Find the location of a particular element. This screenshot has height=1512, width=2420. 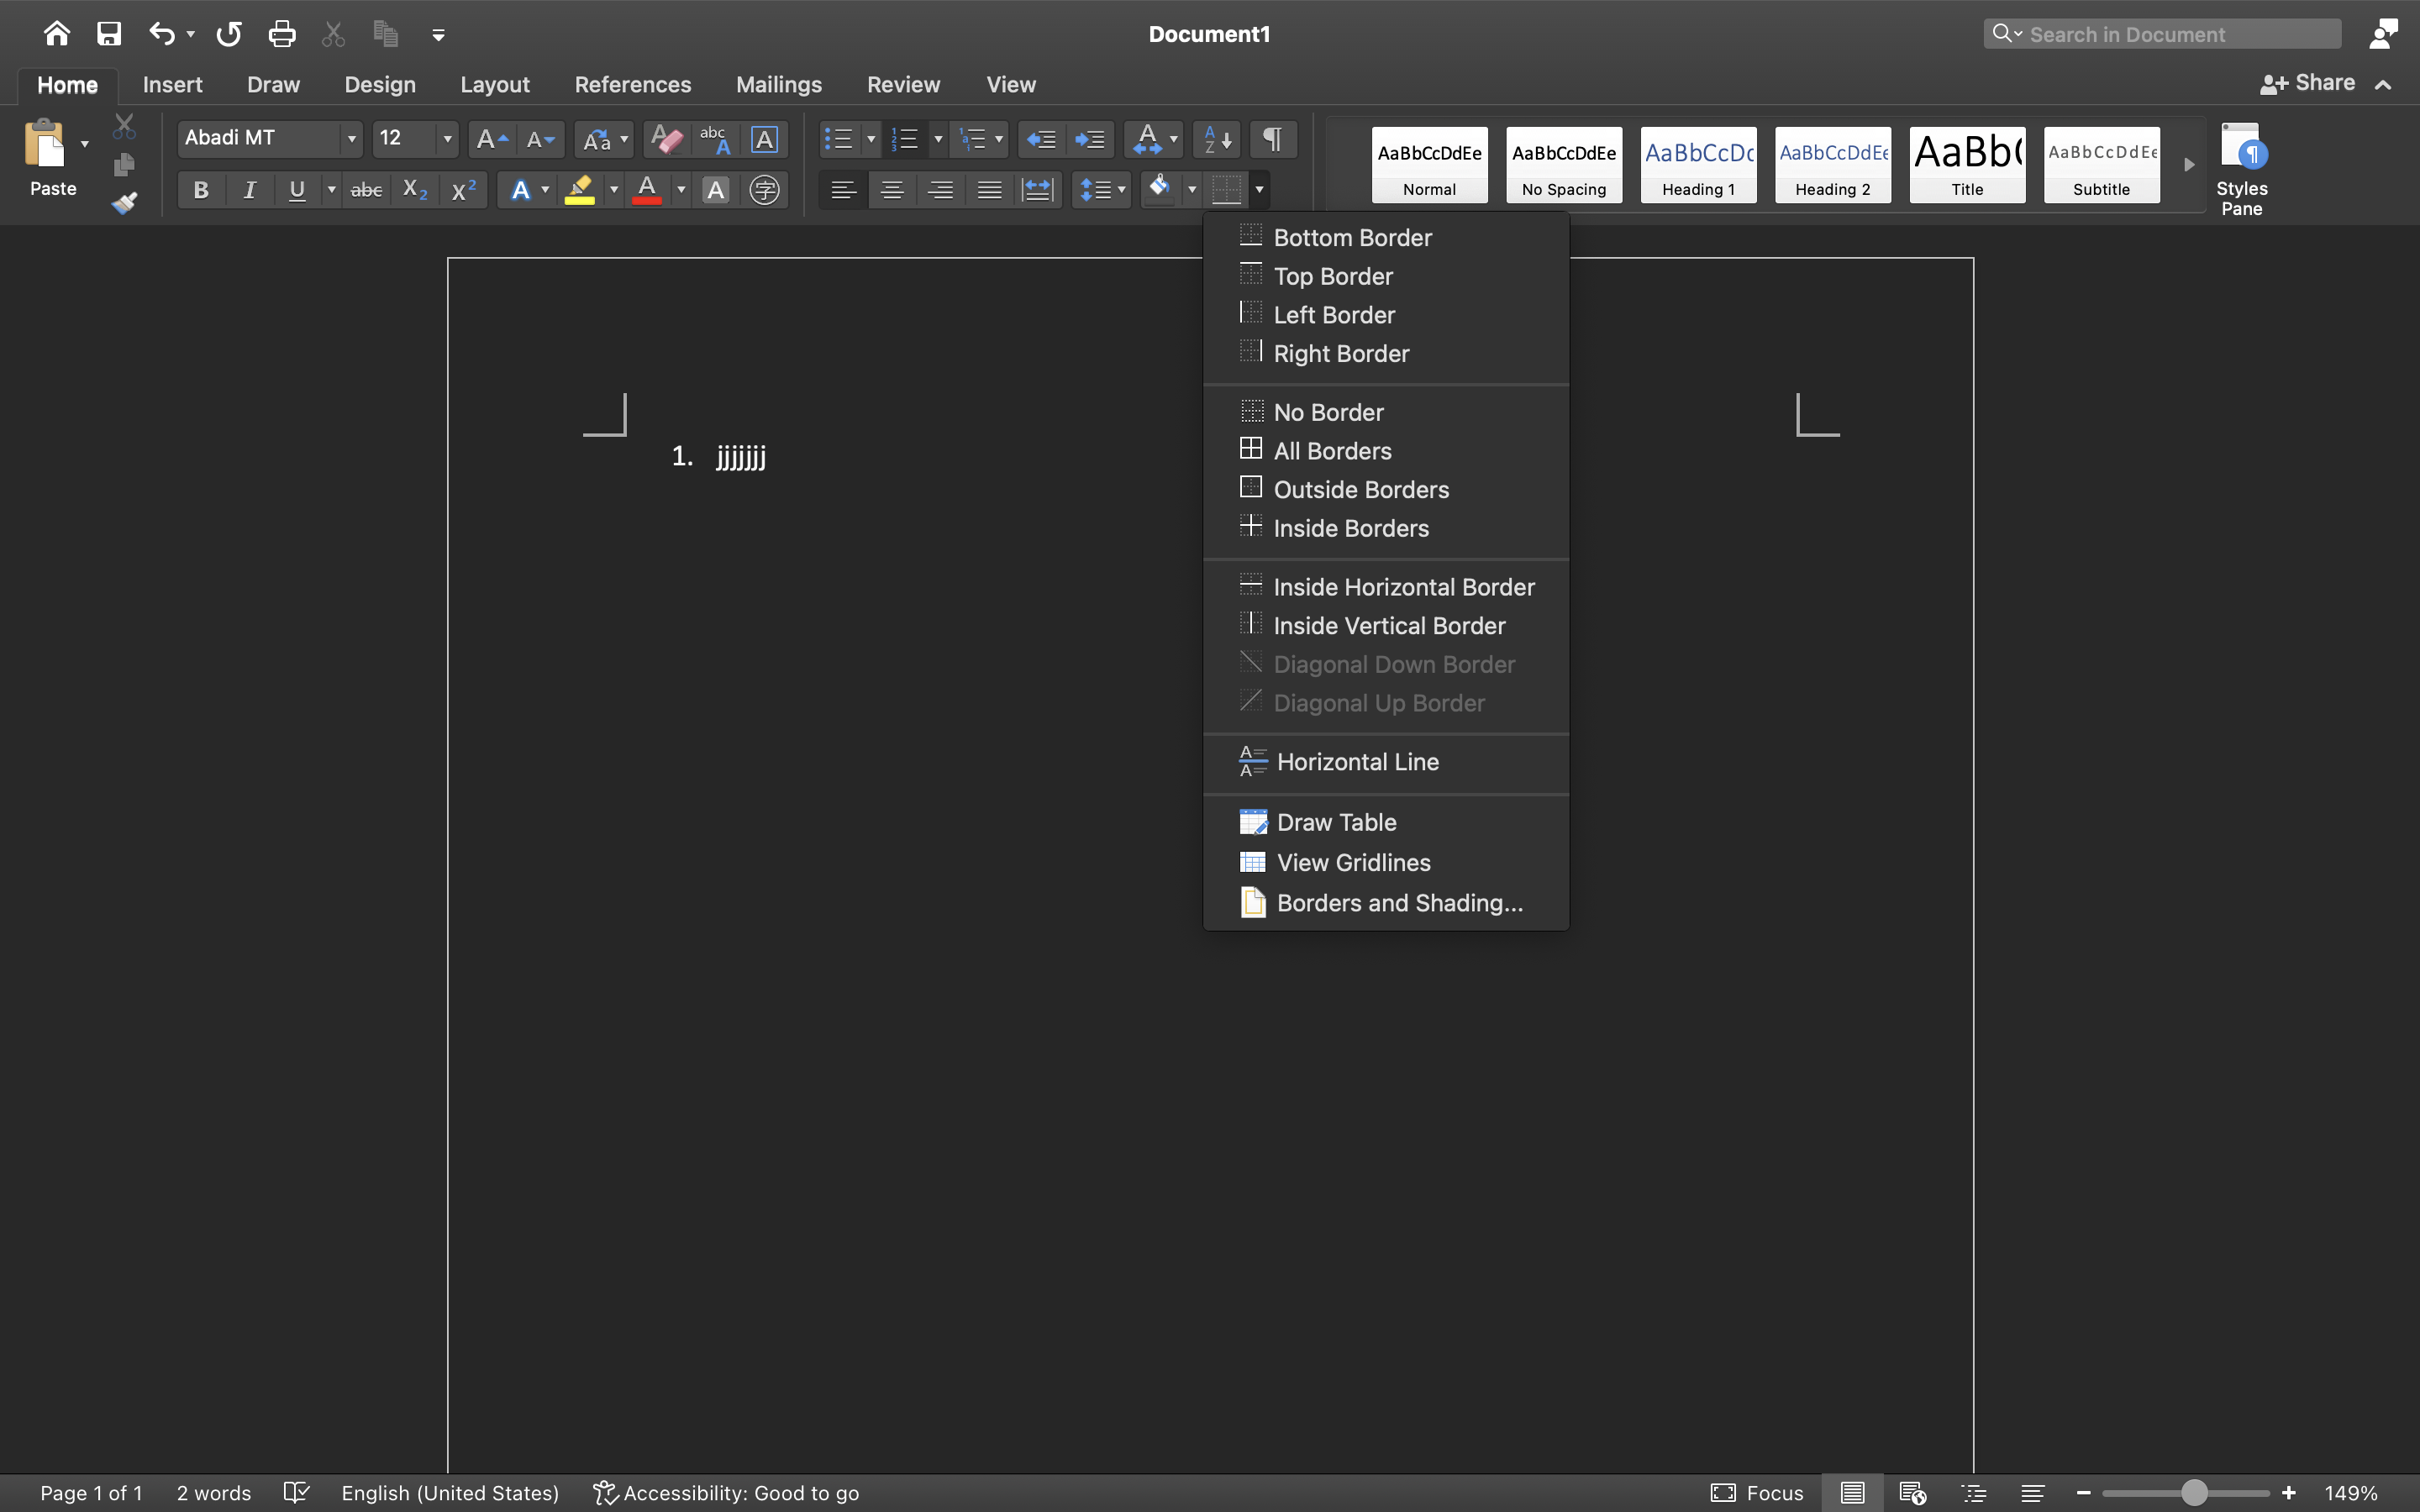

'12' is located at coordinates (415, 139).